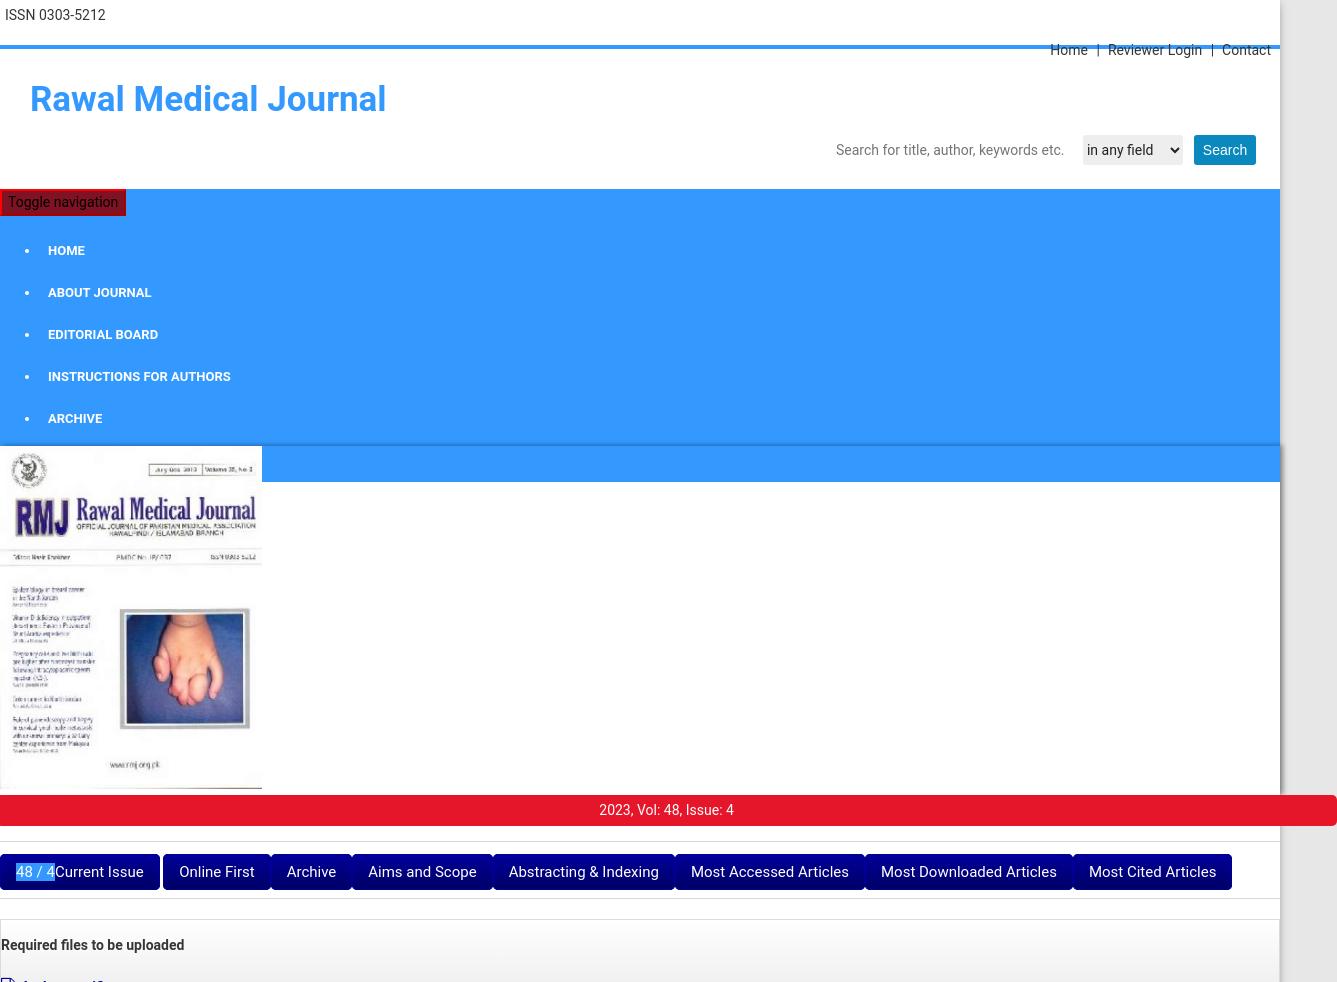  I want to click on 'ISSN  0303-5212', so click(54, 14).